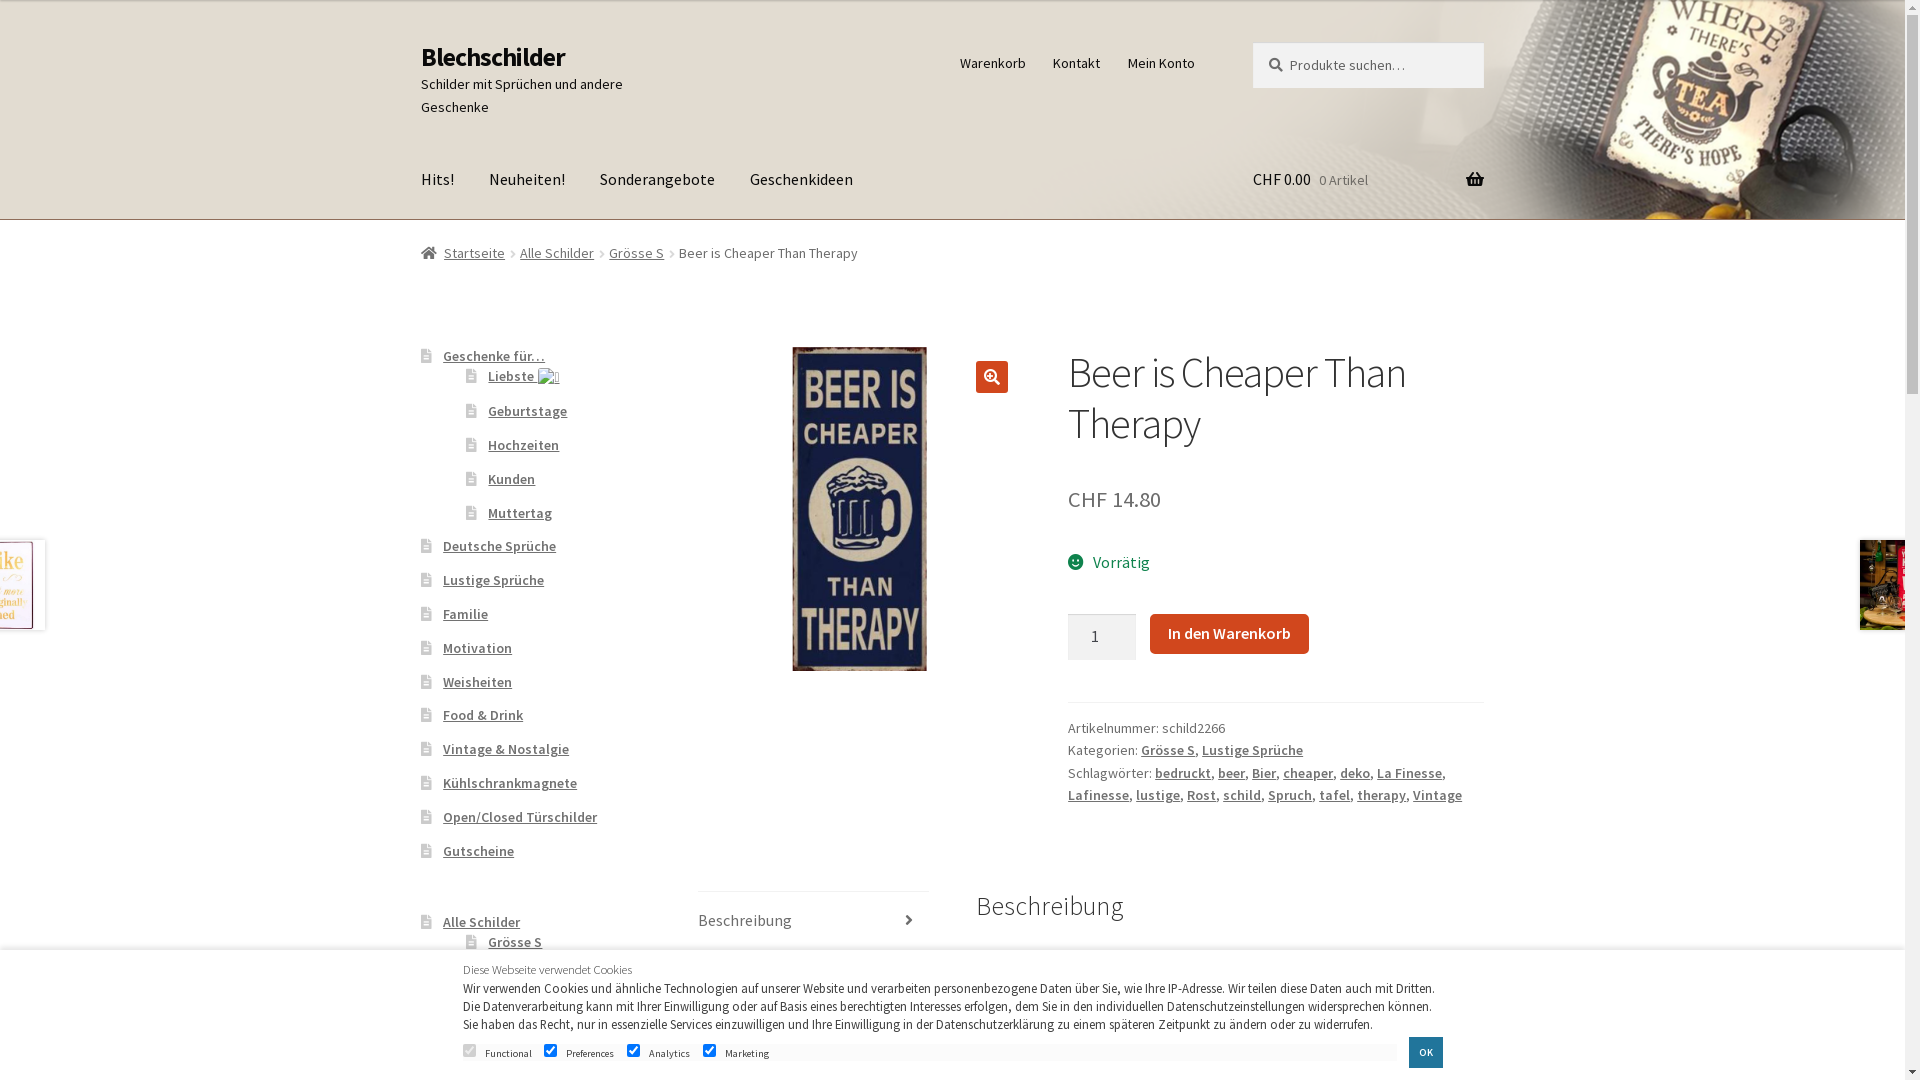  I want to click on 'Weisheiten', so click(476, 681).